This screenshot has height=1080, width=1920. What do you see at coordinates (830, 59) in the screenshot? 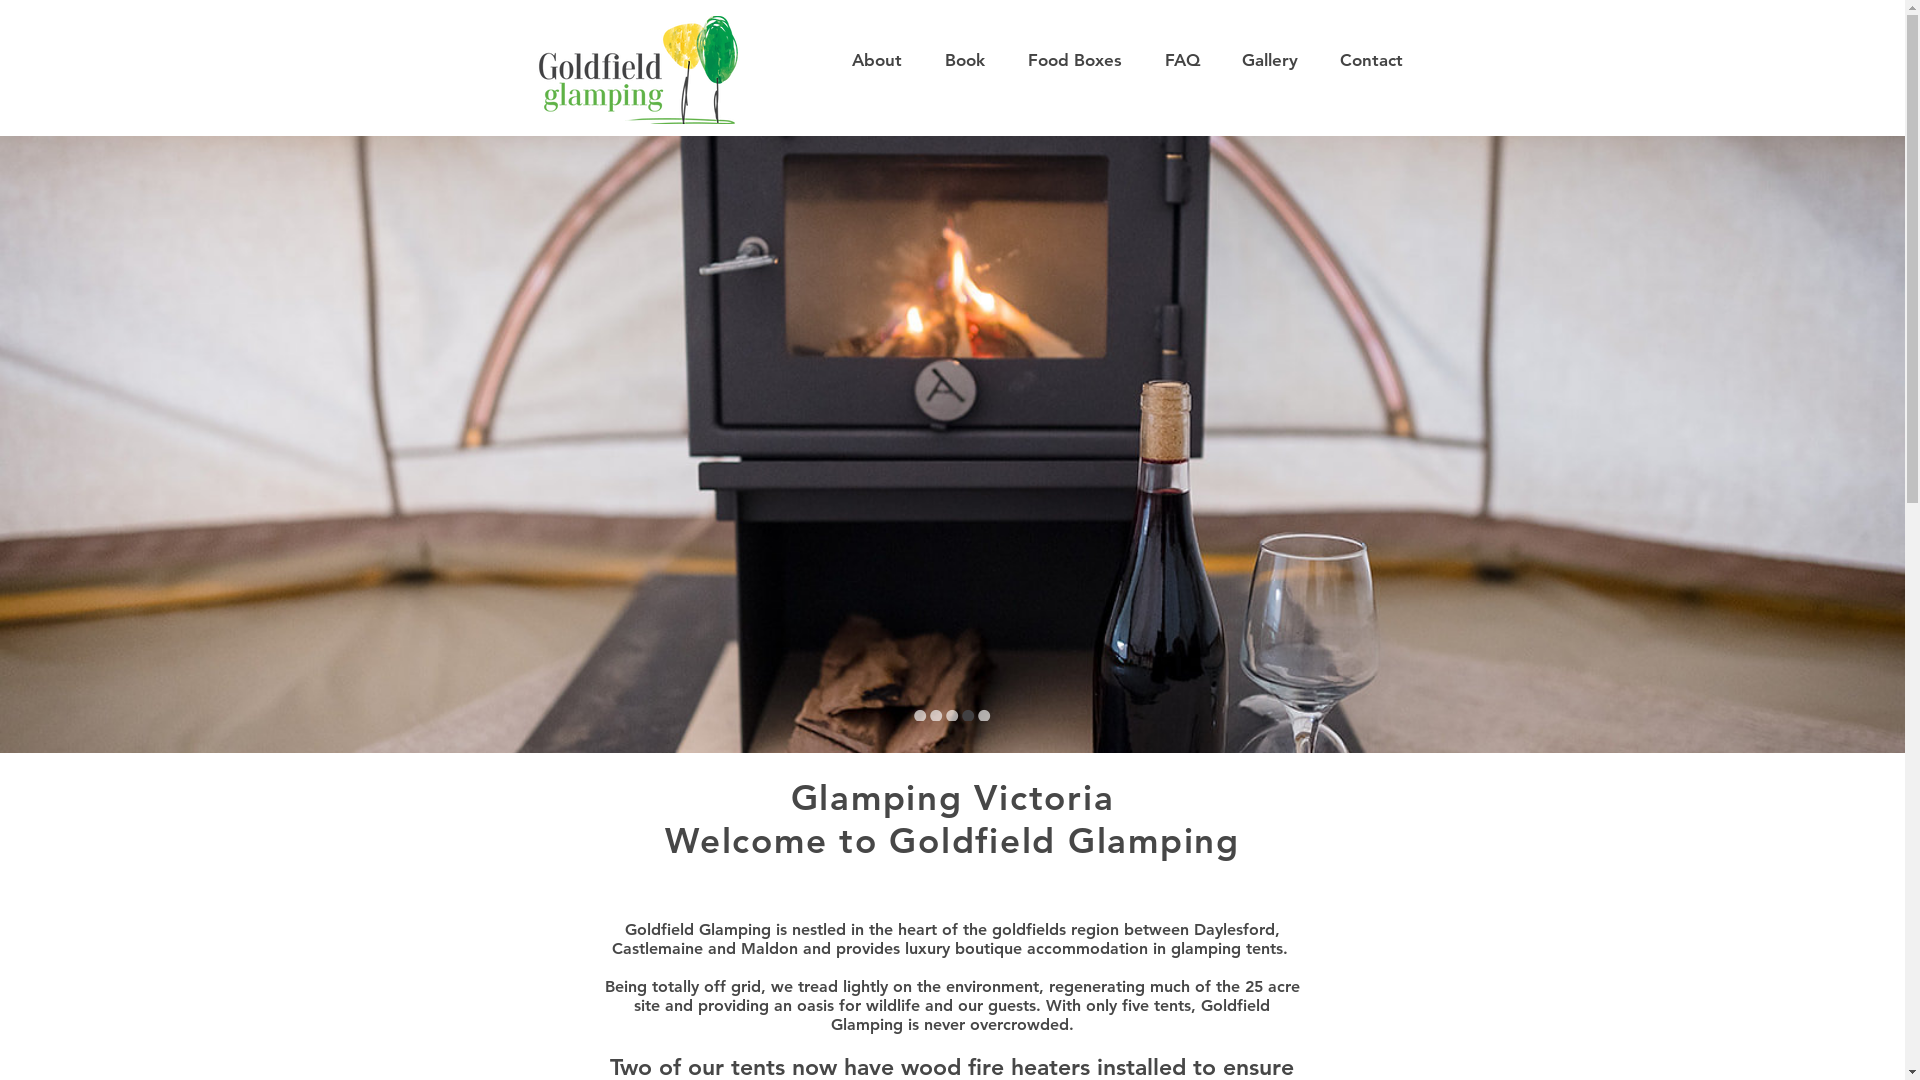
I see `'About'` at bounding box center [830, 59].